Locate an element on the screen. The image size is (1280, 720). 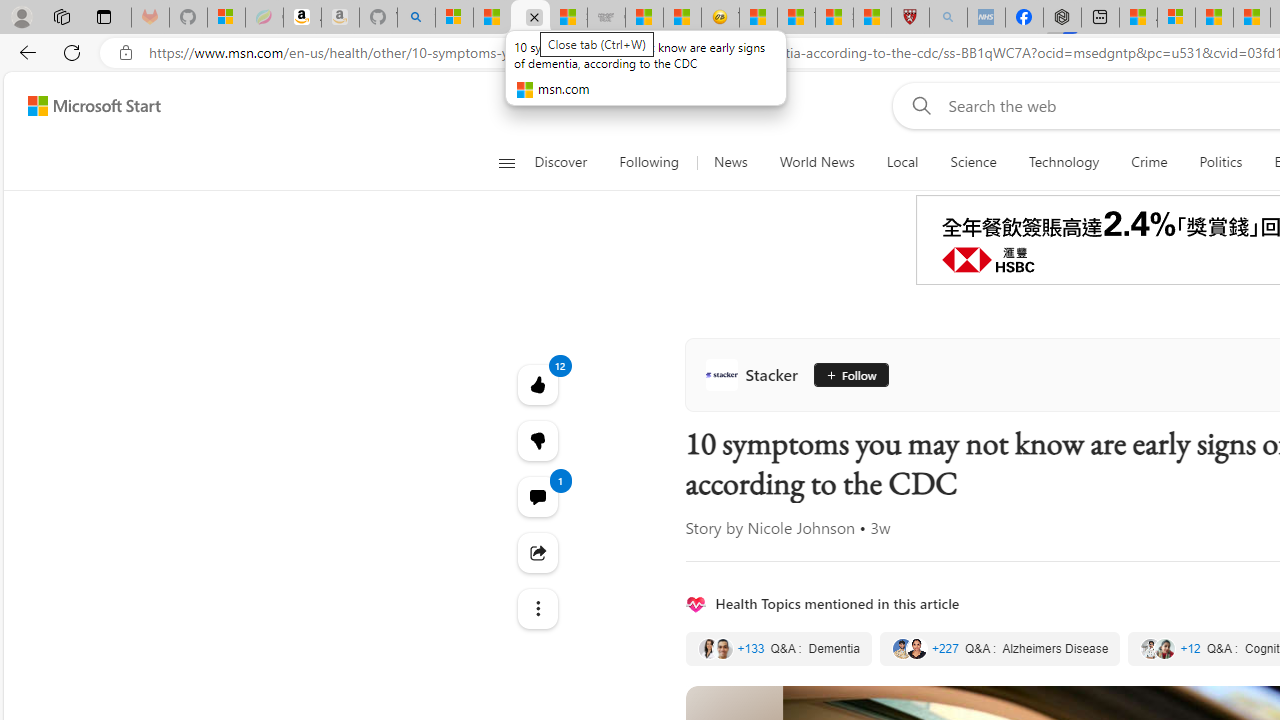
'News' is located at coordinates (729, 162).